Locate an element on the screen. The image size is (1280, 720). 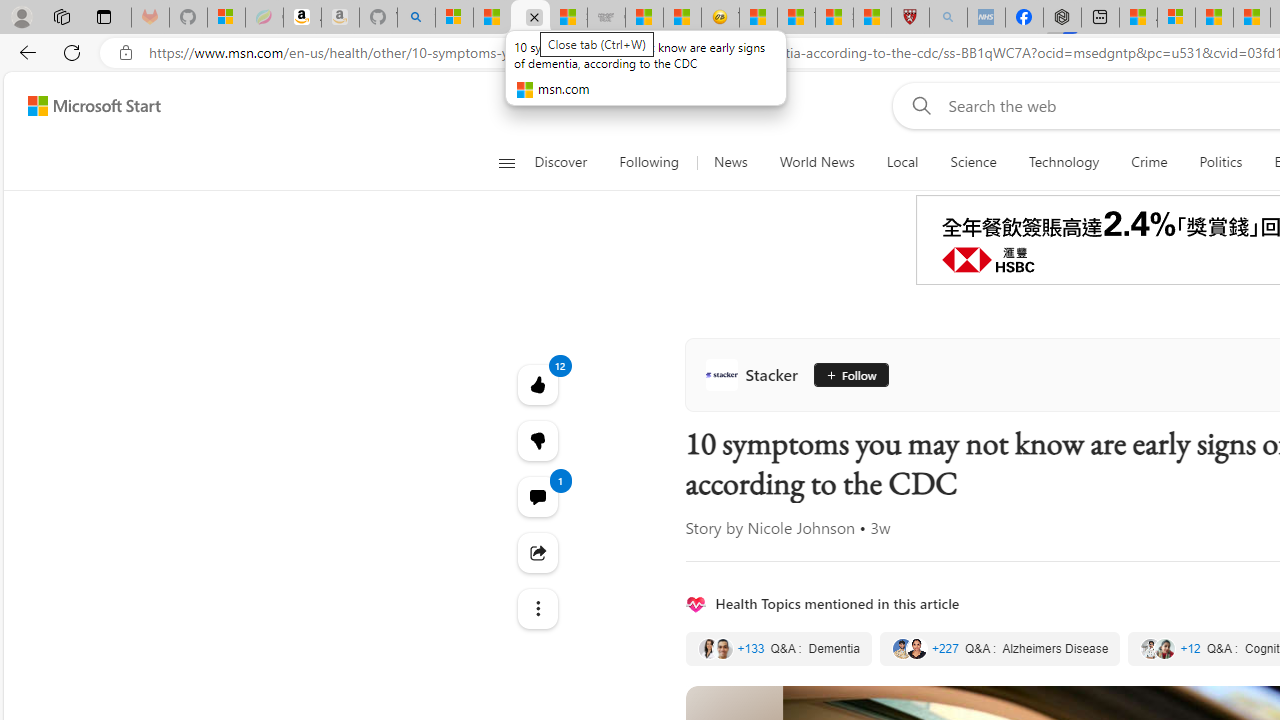
'News' is located at coordinates (729, 162).